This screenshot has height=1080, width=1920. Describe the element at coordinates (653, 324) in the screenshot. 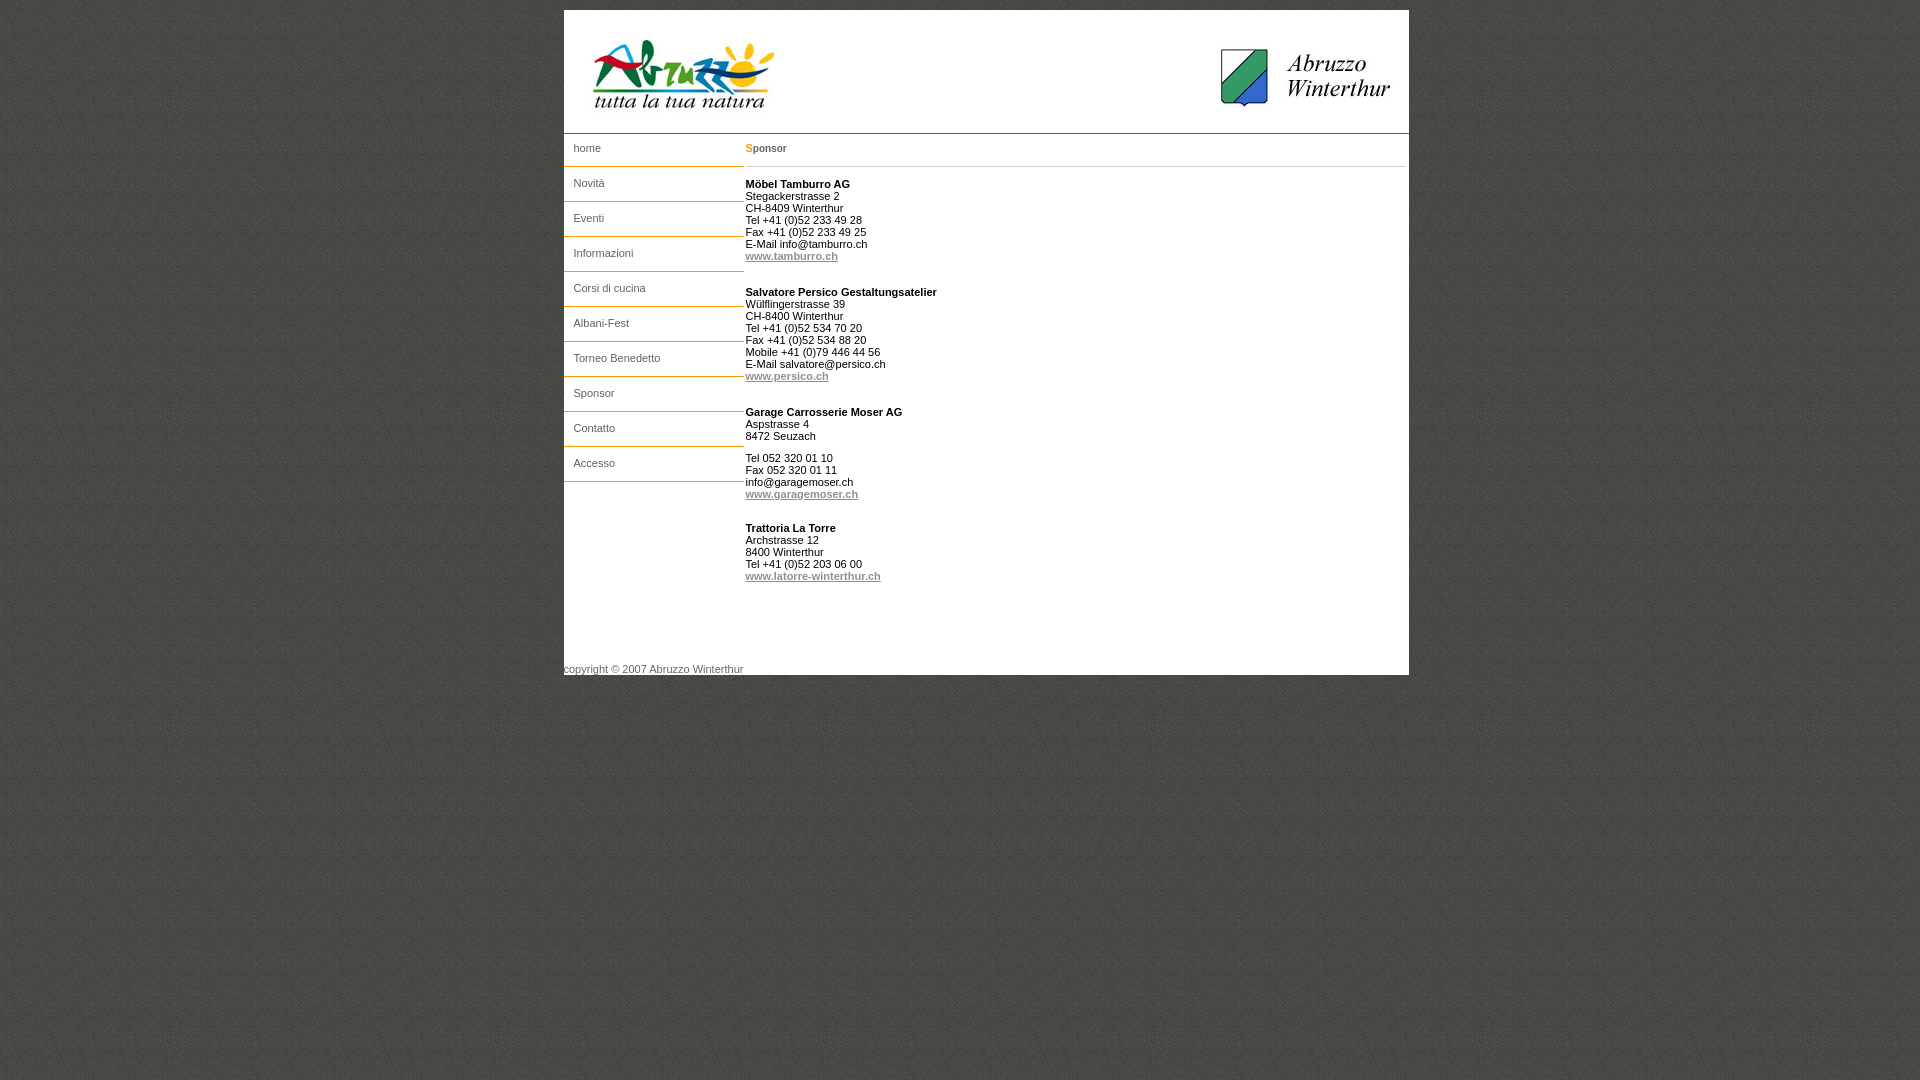

I see `'Albani-Fest'` at that location.